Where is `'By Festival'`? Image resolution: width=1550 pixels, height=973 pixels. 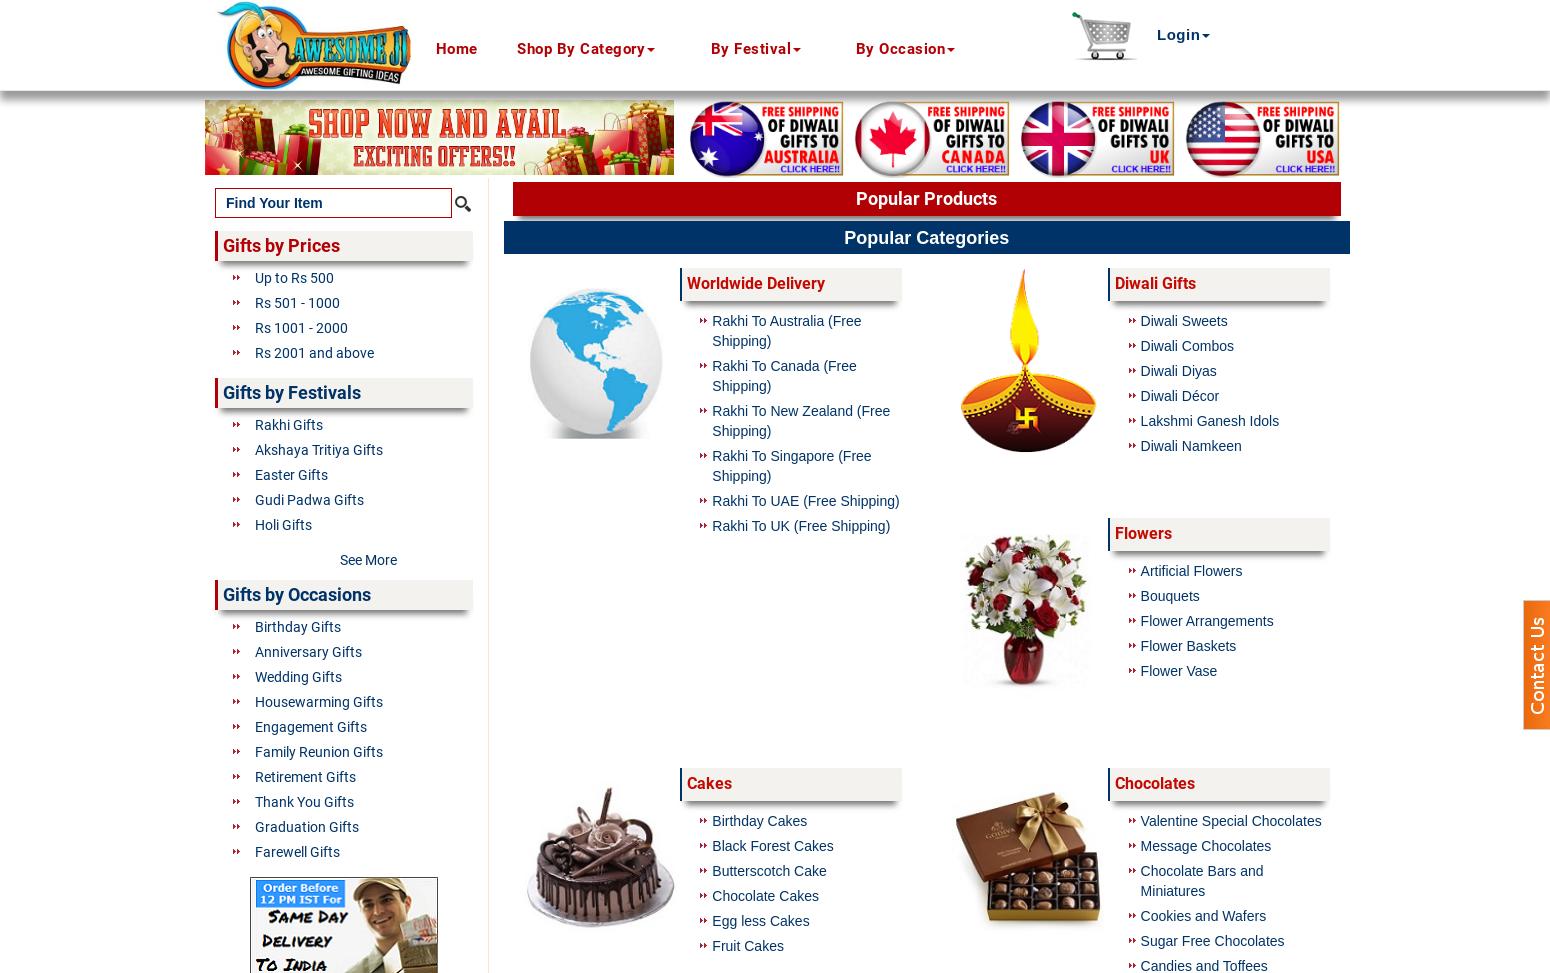 'By Festival' is located at coordinates (750, 49).